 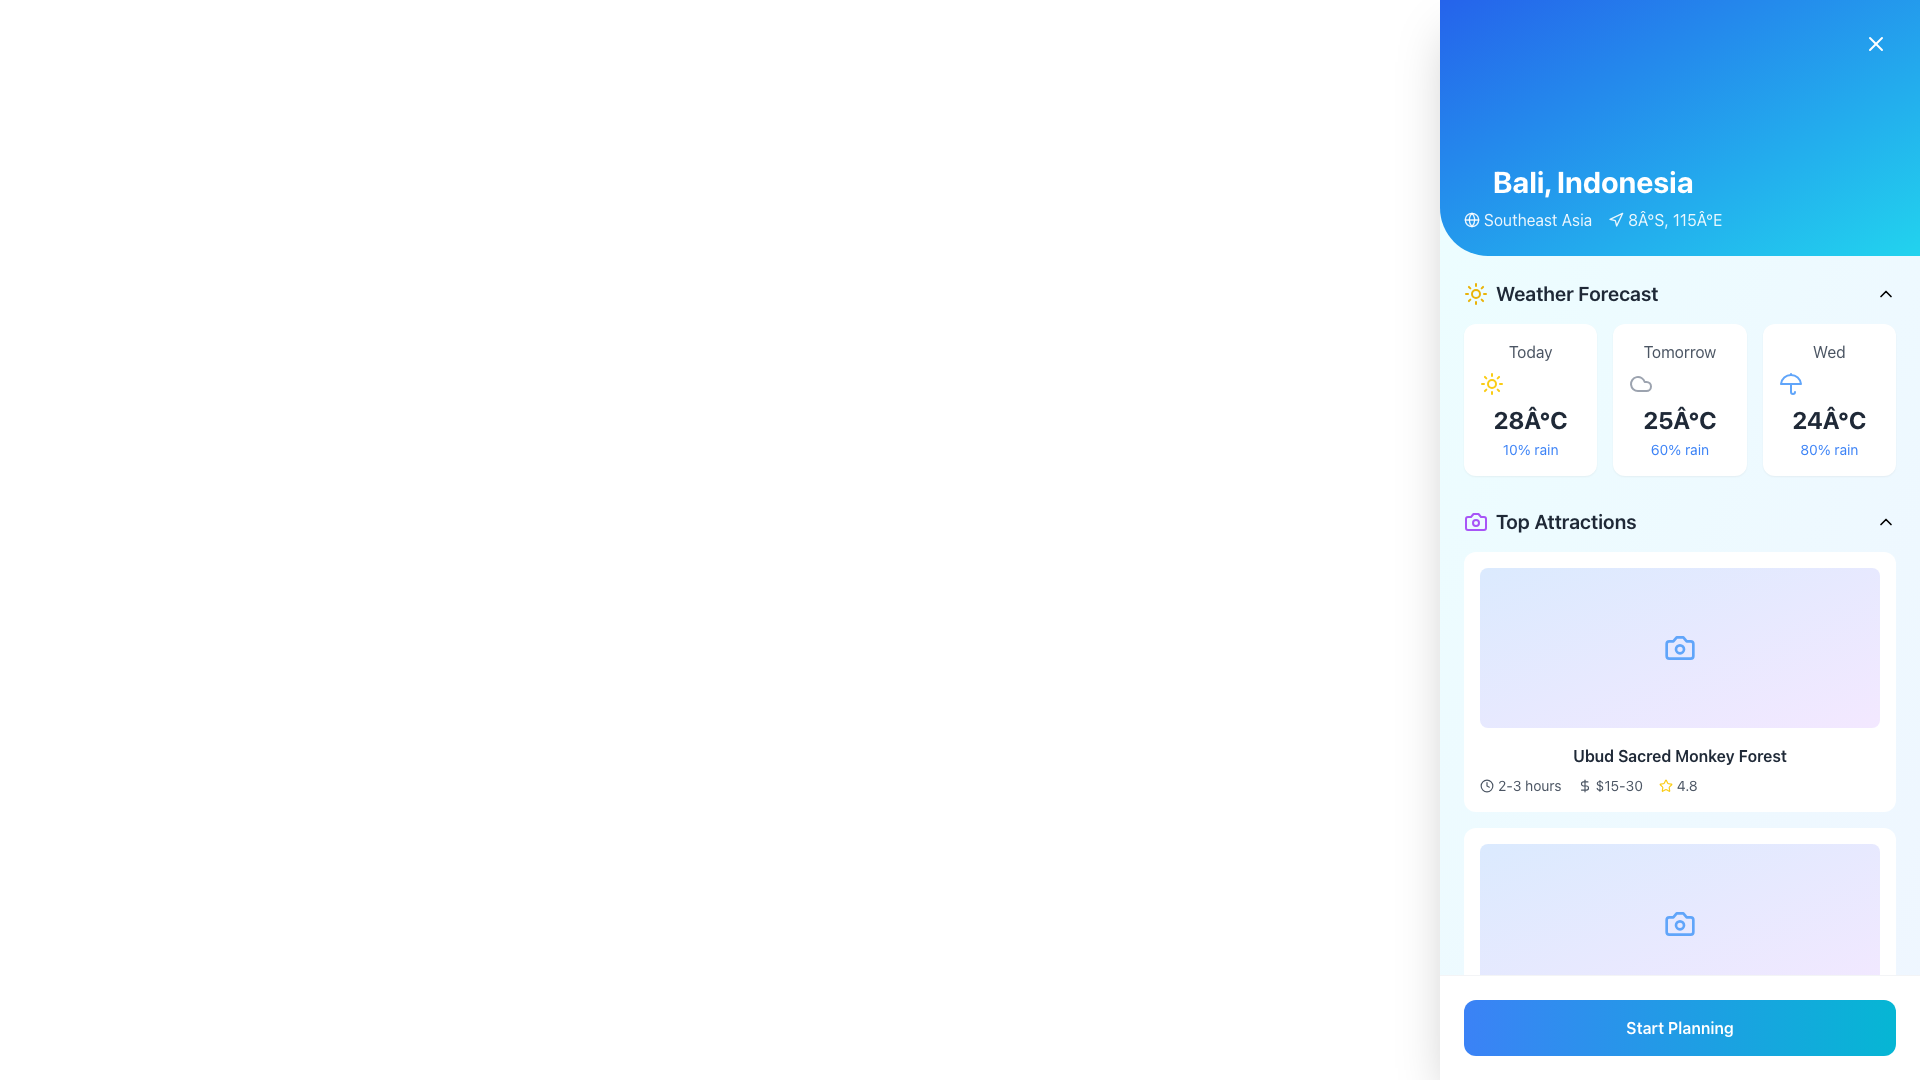 I want to click on the star icon used for rating the attraction 'Ubud Sacred Monkey Forest' to indicate preference, so click(x=1665, y=784).